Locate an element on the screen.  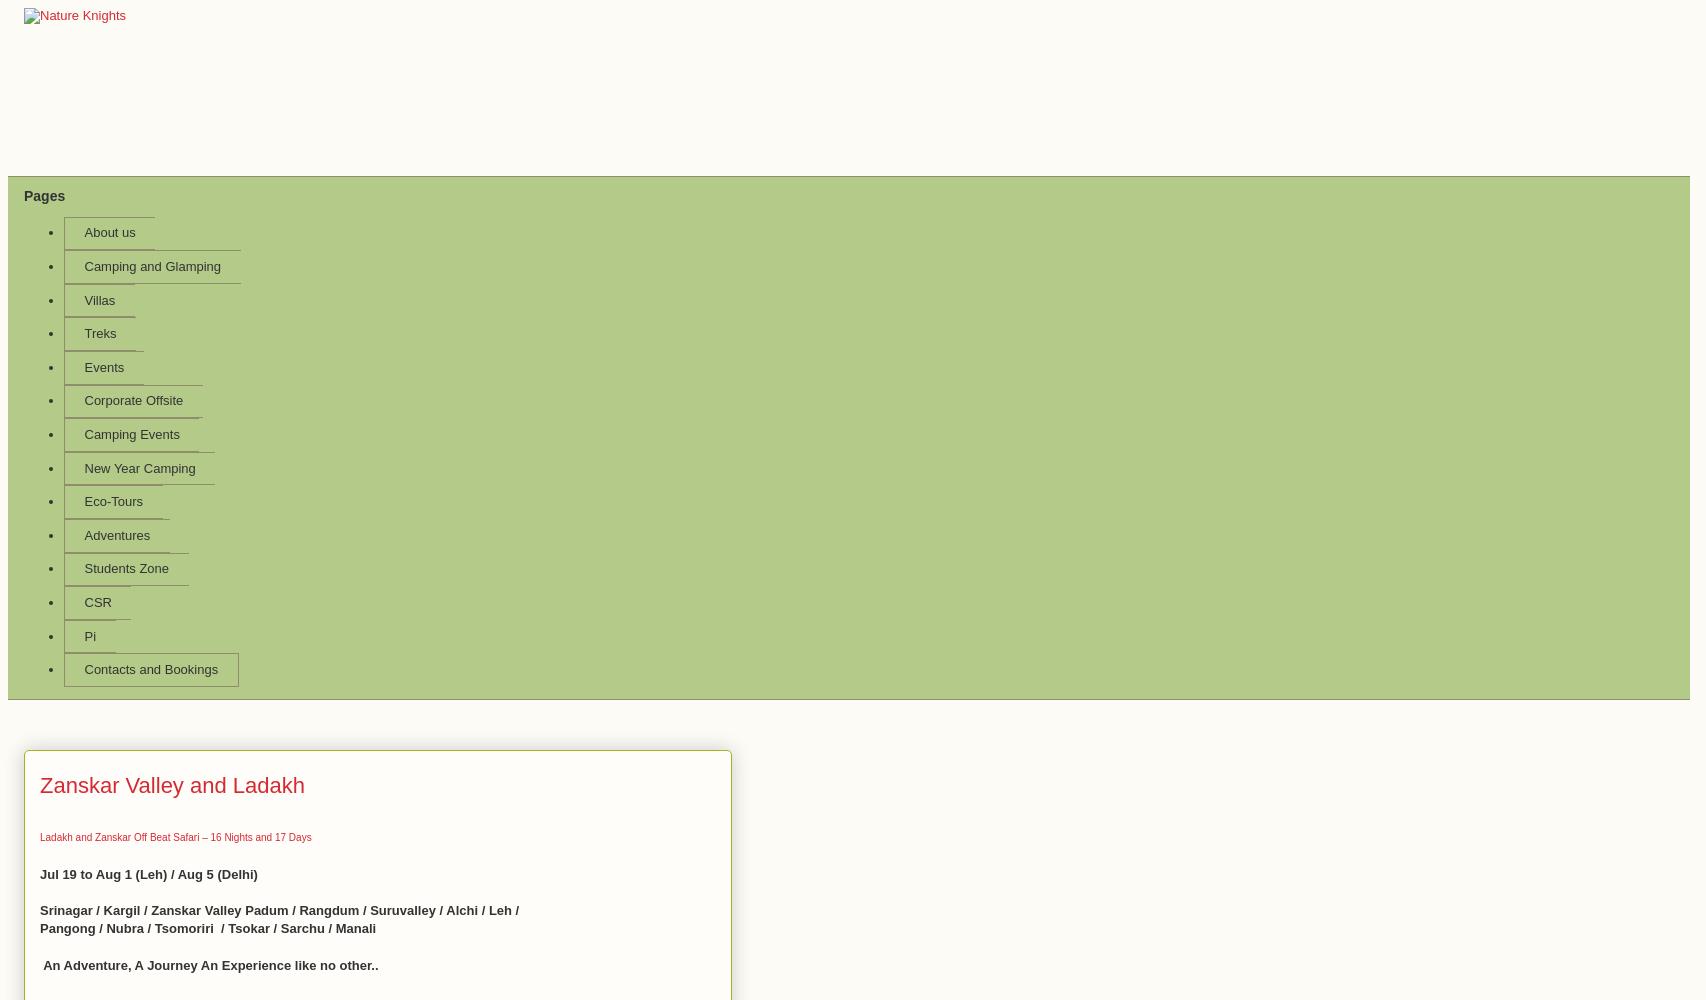
'Jul 19 to Aug 1 (Leh) / Aug 5 (Delhi)' is located at coordinates (148, 872).